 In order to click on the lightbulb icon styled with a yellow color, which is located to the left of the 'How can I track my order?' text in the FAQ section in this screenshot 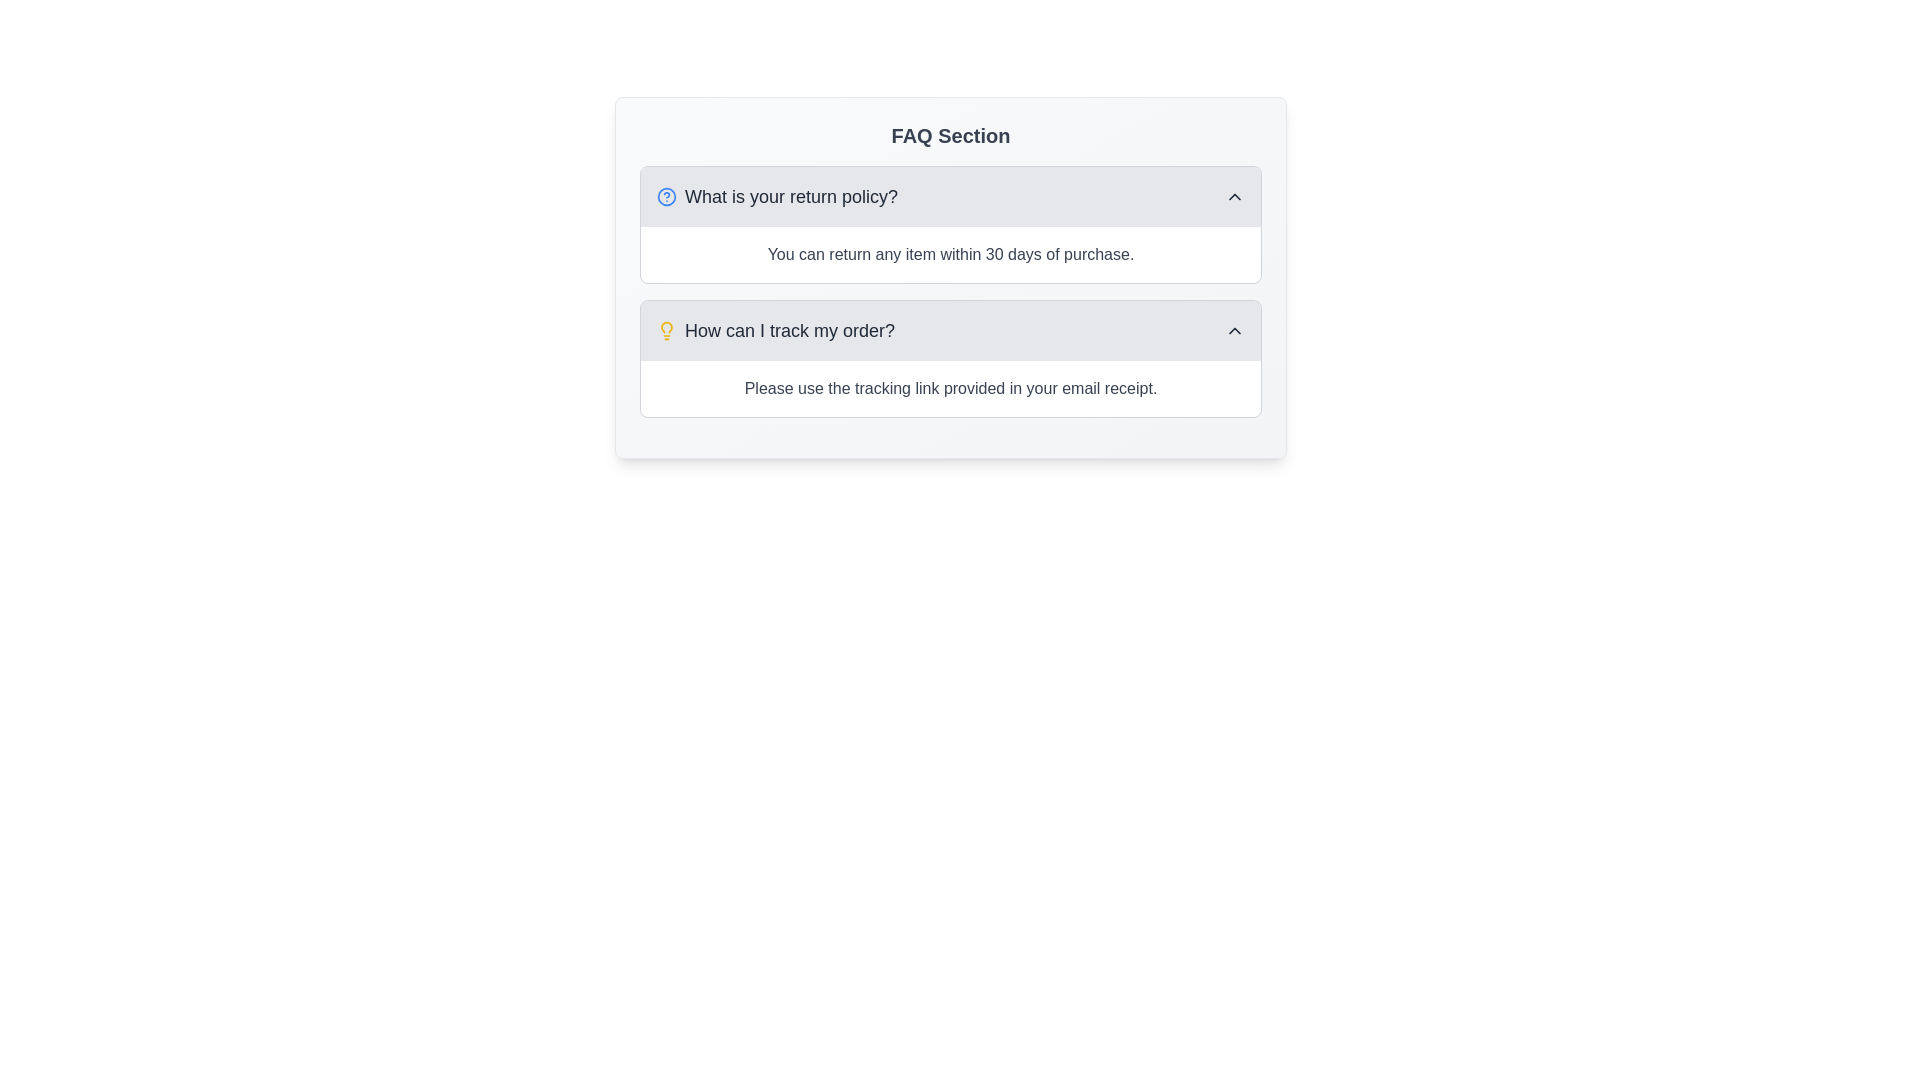, I will do `click(667, 330)`.